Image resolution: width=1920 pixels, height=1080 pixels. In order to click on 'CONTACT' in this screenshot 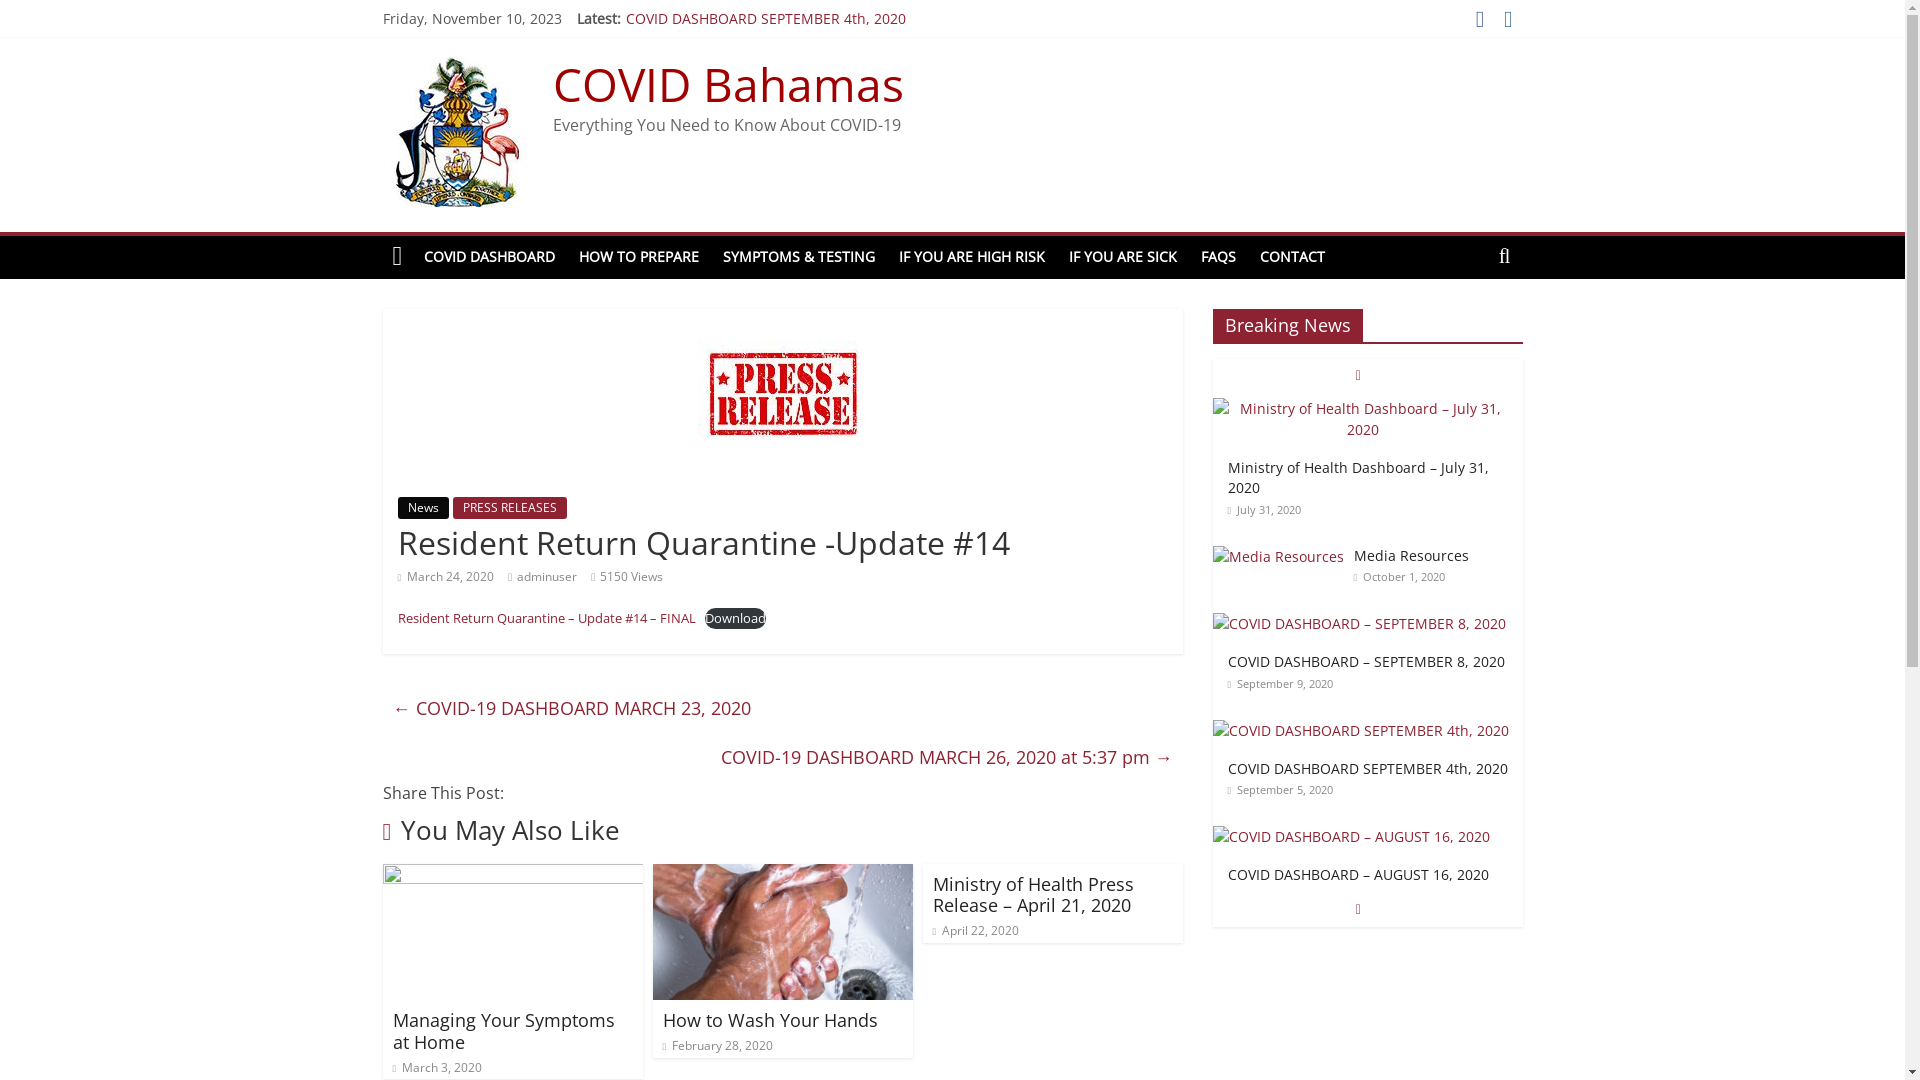, I will do `click(1292, 256)`.